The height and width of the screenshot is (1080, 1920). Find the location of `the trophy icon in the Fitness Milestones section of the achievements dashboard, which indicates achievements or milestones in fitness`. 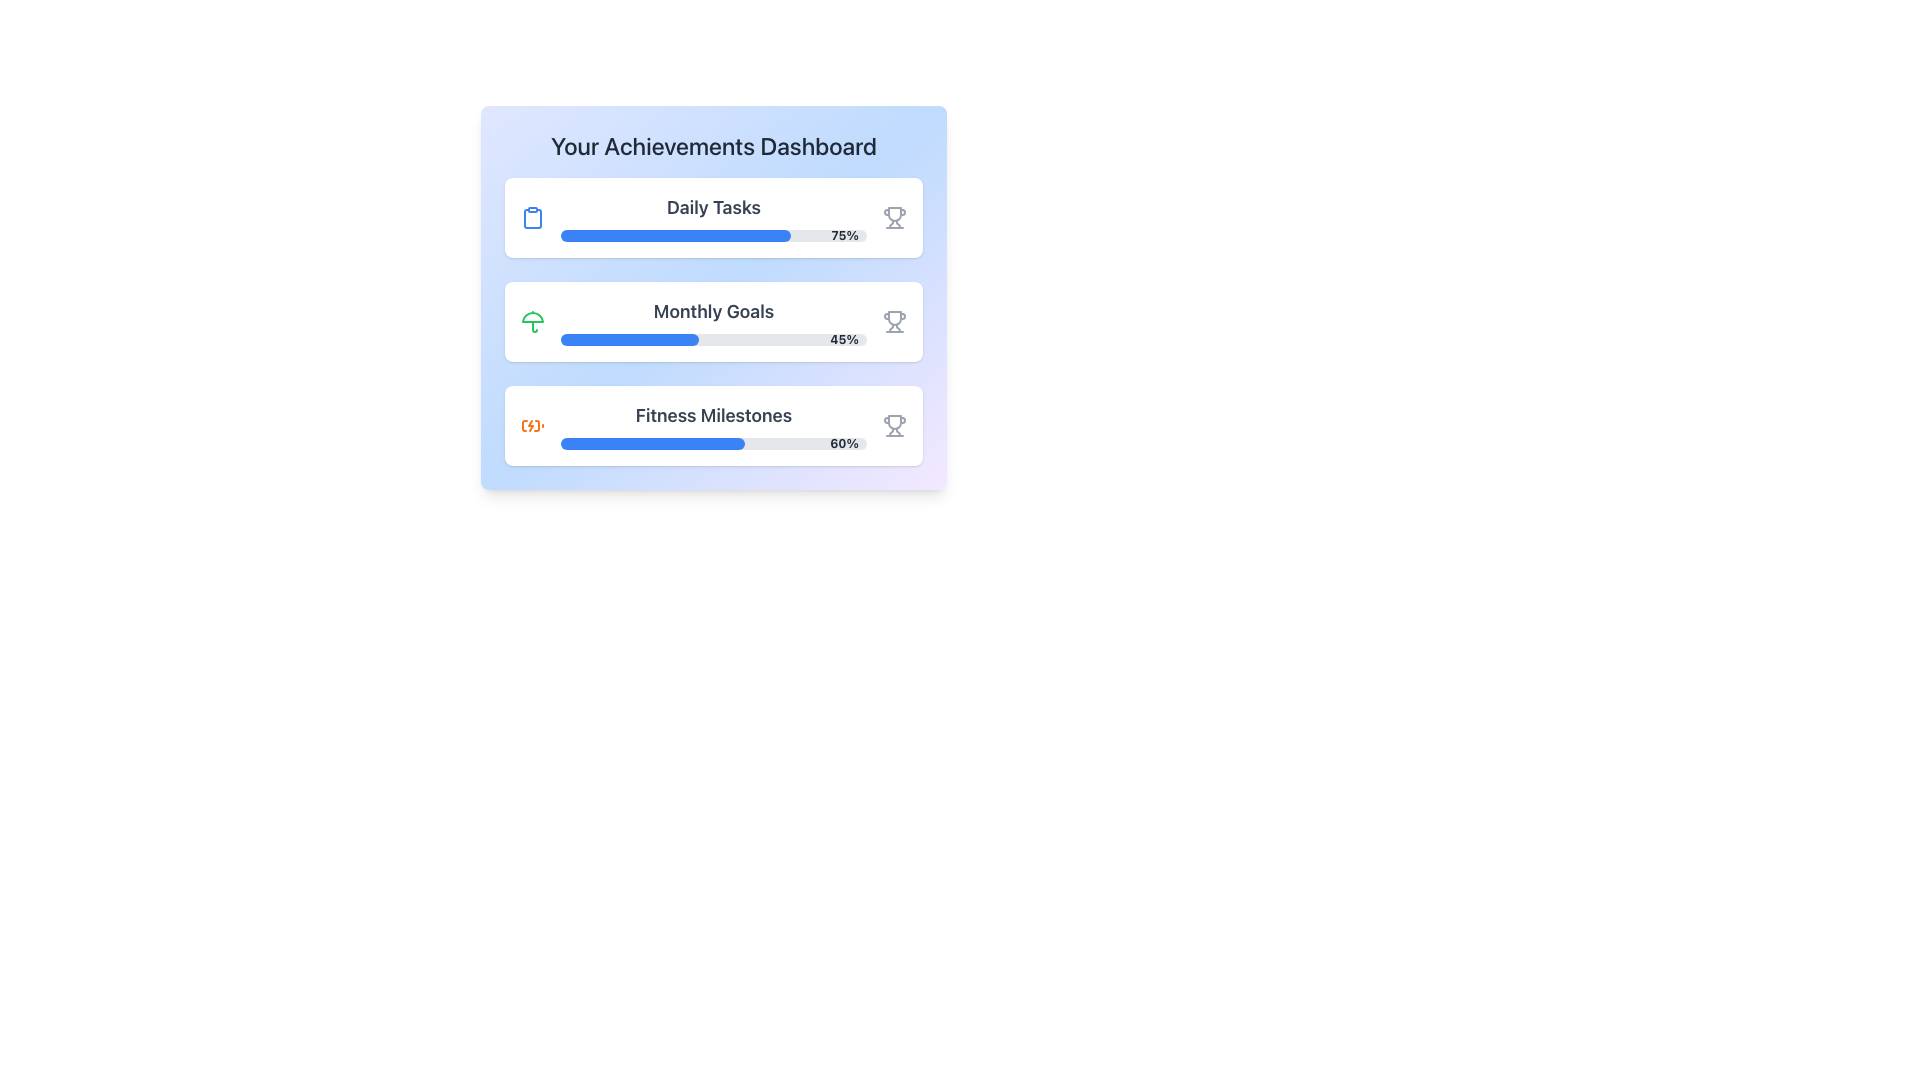

the trophy icon in the Fitness Milestones section of the achievements dashboard, which indicates achievements or milestones in fitness is located at coordinates (893, 424).